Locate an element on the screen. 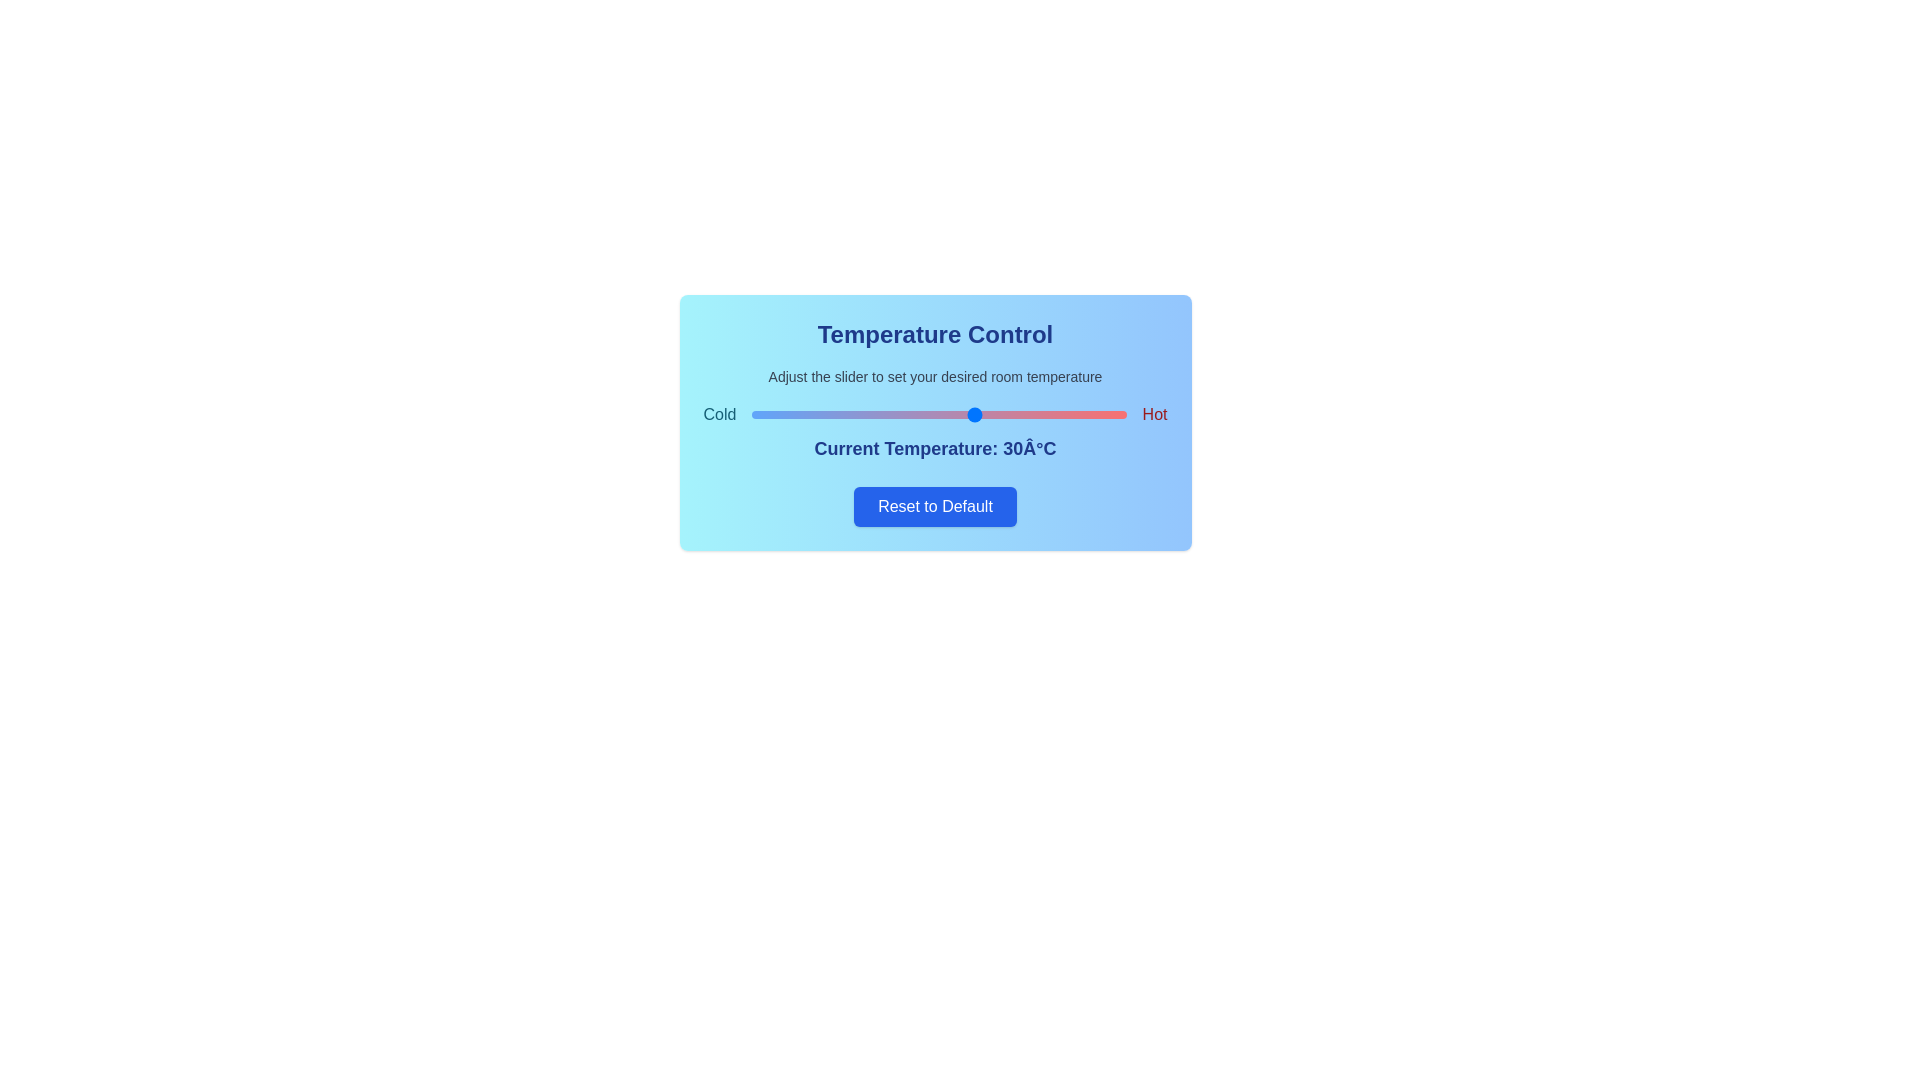  the temperature slider to set the temperature to 34°C is located at coordinates (1006, 414).